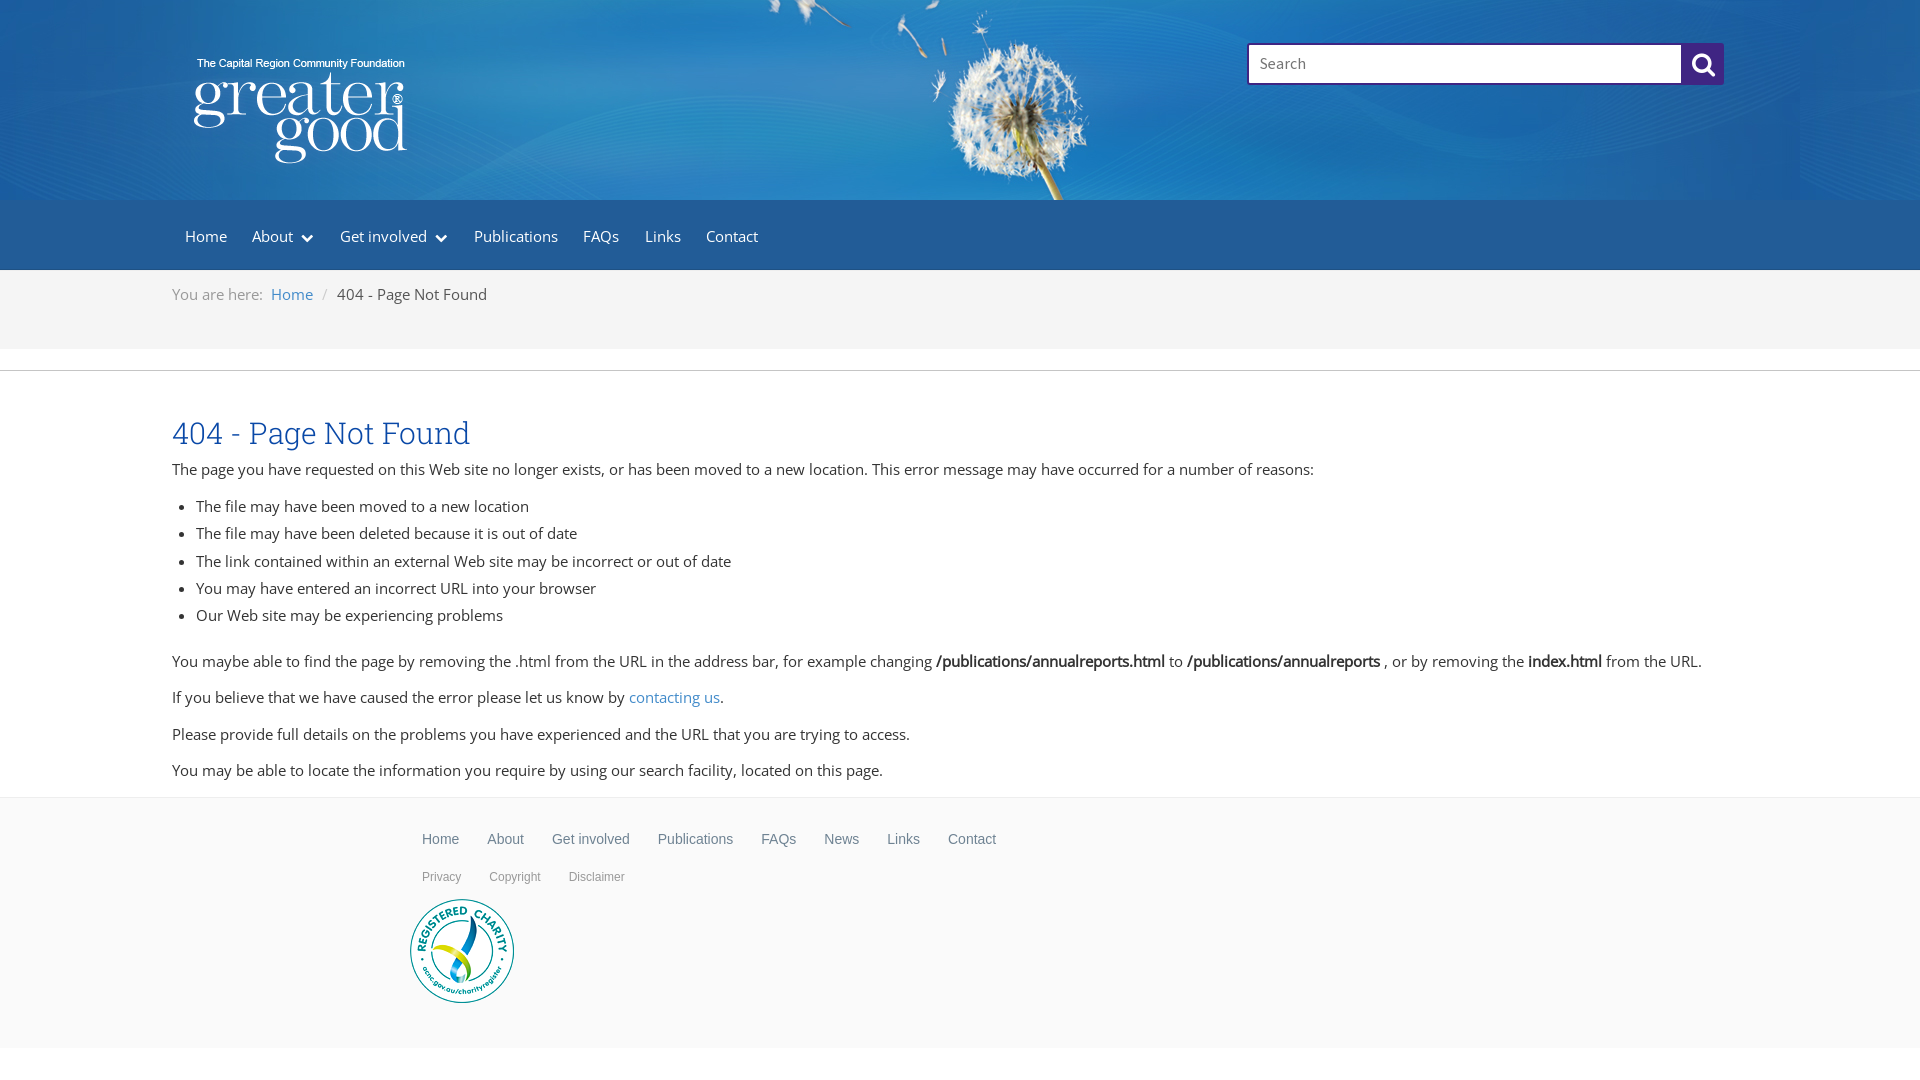 This screenshot has width=1920, height=1080. Describe the element at coordinates (1702, 63) in the screenshot. I see `'Search'` at that location.